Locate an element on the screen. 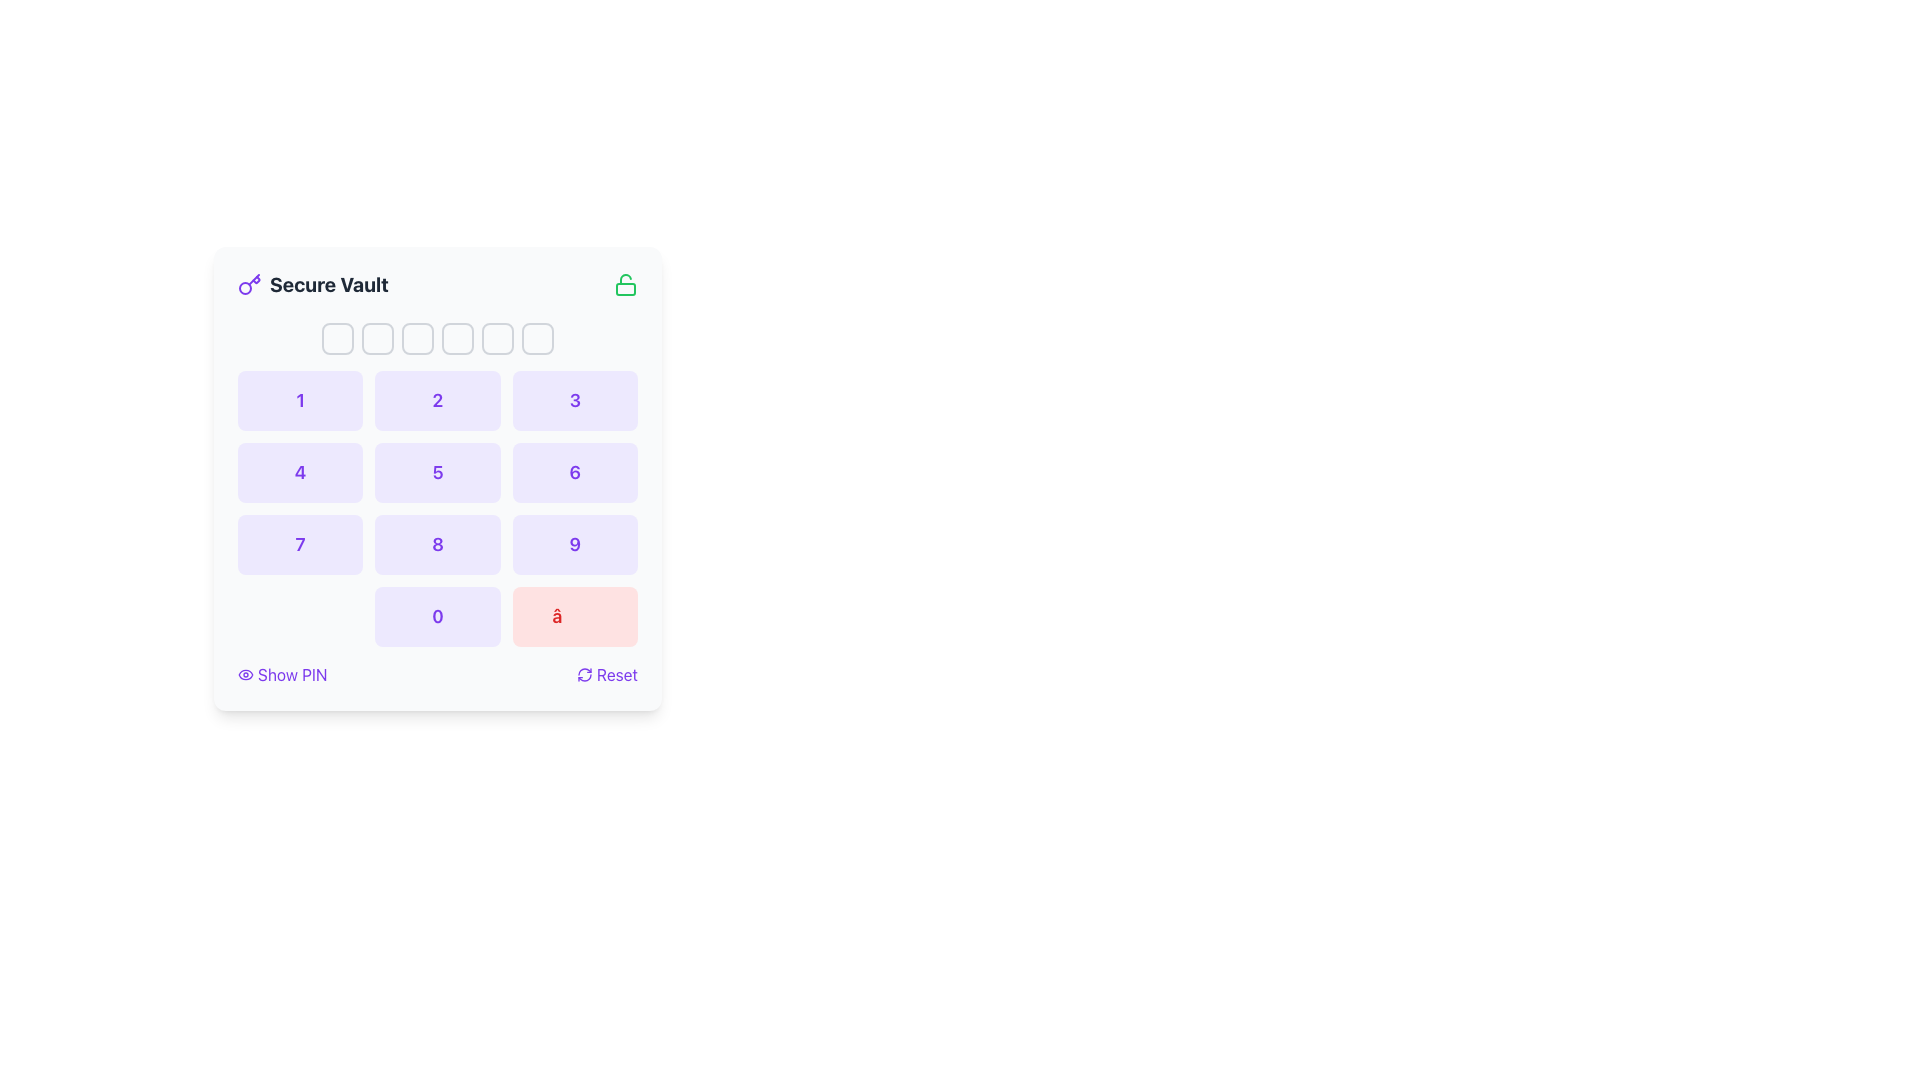 Image resolution: width=1920 pixels, height=1080 pixels. the Placeholder box element, which is a small square with rounded corners and a gray border, located in the top section of the Secure Vault interface, specifically the last square in a row of six squares above the numerical keypad is located at coordinates (537, 338).